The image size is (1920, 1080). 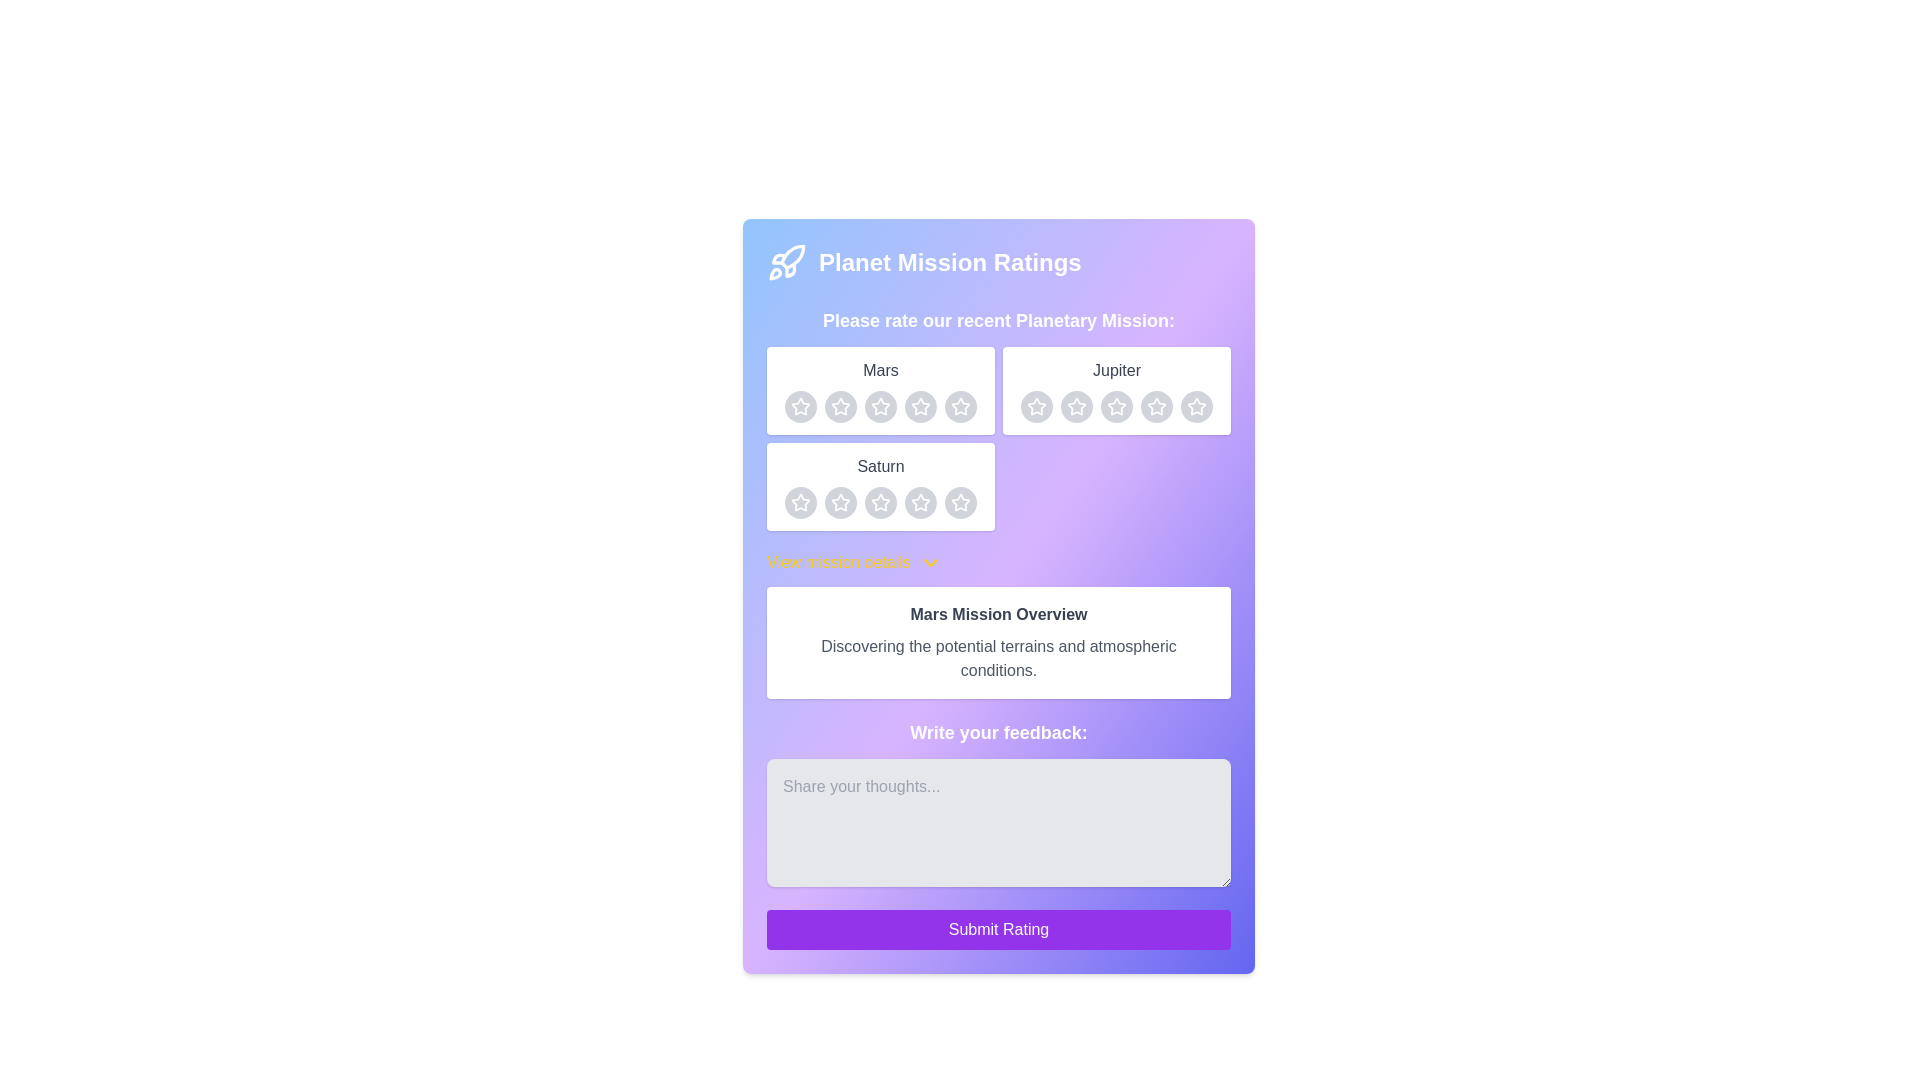 I want to click on title section that displays 'Please rate our recent Planetary Mission:' which is located at the top of the rating section above the planet options, so click(x=998, y=418).